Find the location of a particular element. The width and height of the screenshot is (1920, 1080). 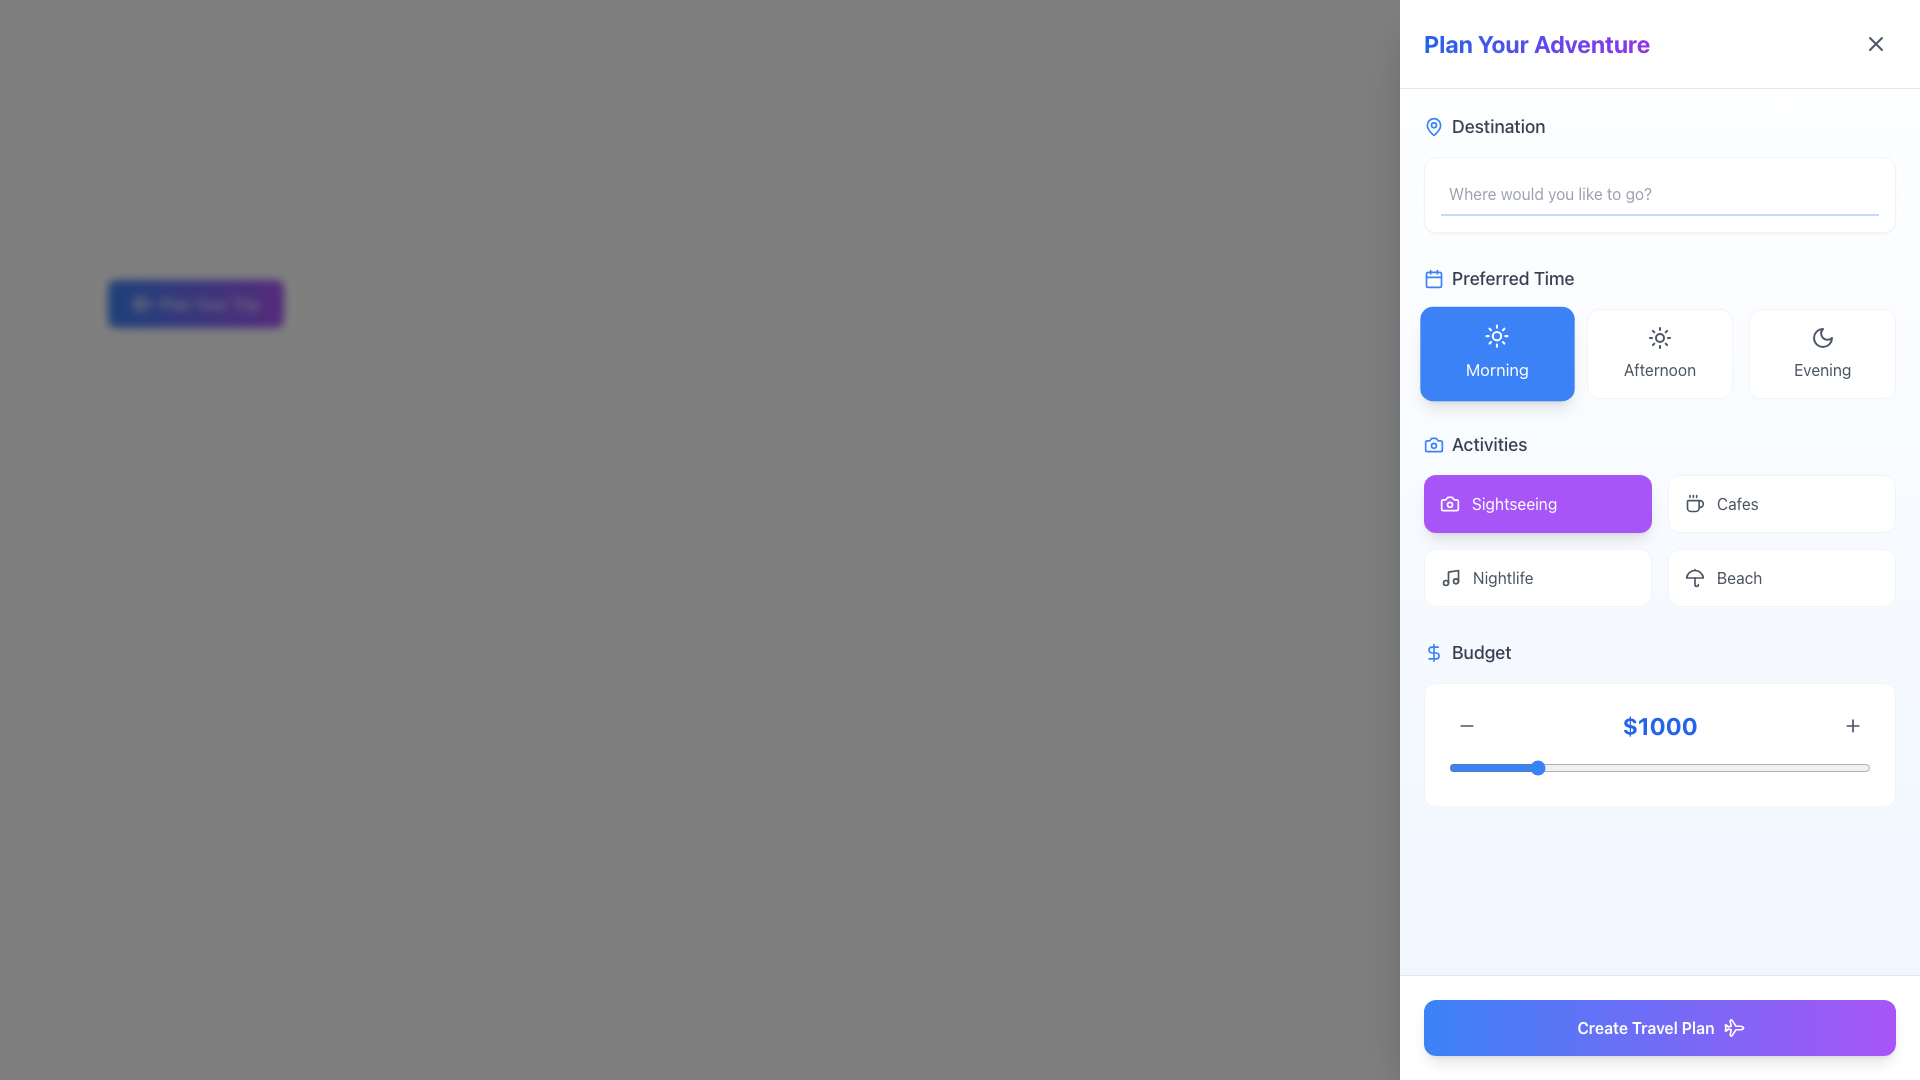

the 'Create Travel Plan' button, which is a rectangular button with rounded corners, a gradient background from blue to purple, white text, and an airplane icon, located at the bottom of the panel under 'Plan Your Adventure' is located at coordinates (1660, 1028).